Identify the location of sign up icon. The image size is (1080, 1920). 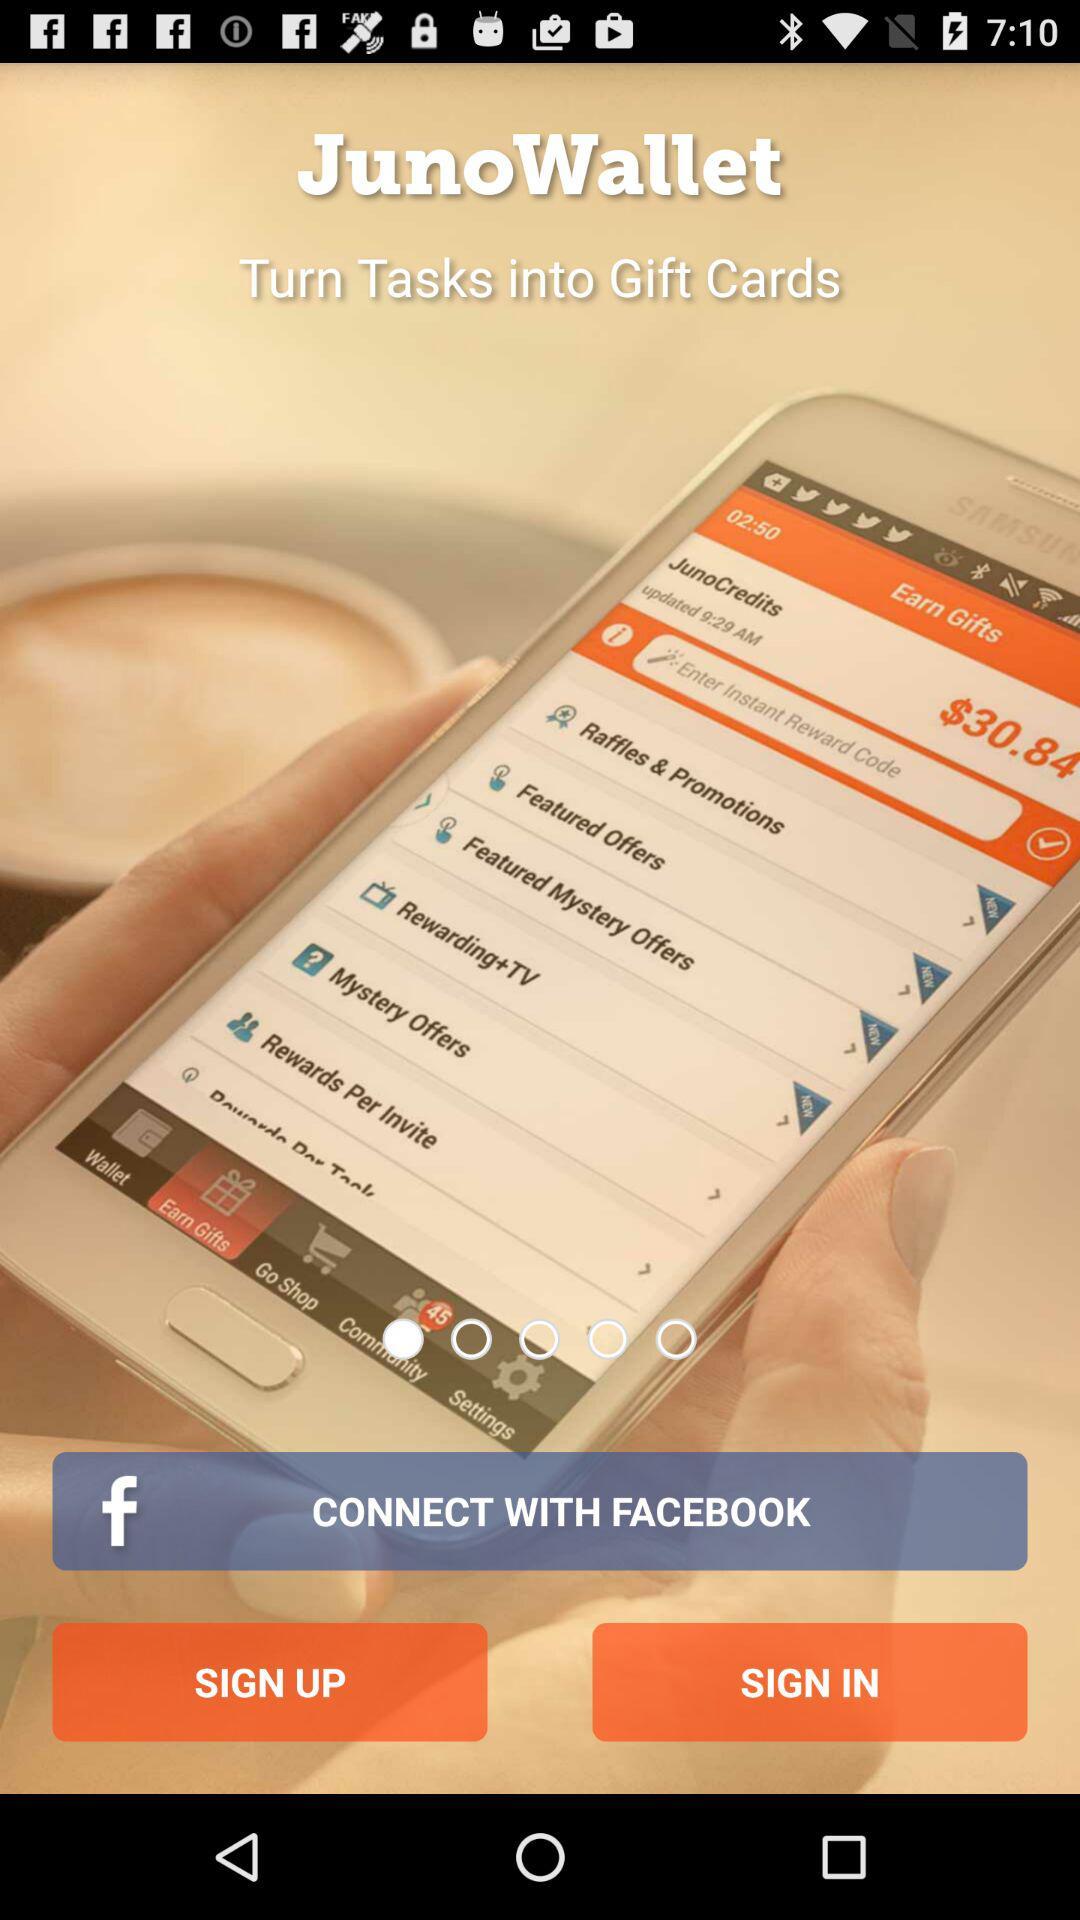
(270, 1681).